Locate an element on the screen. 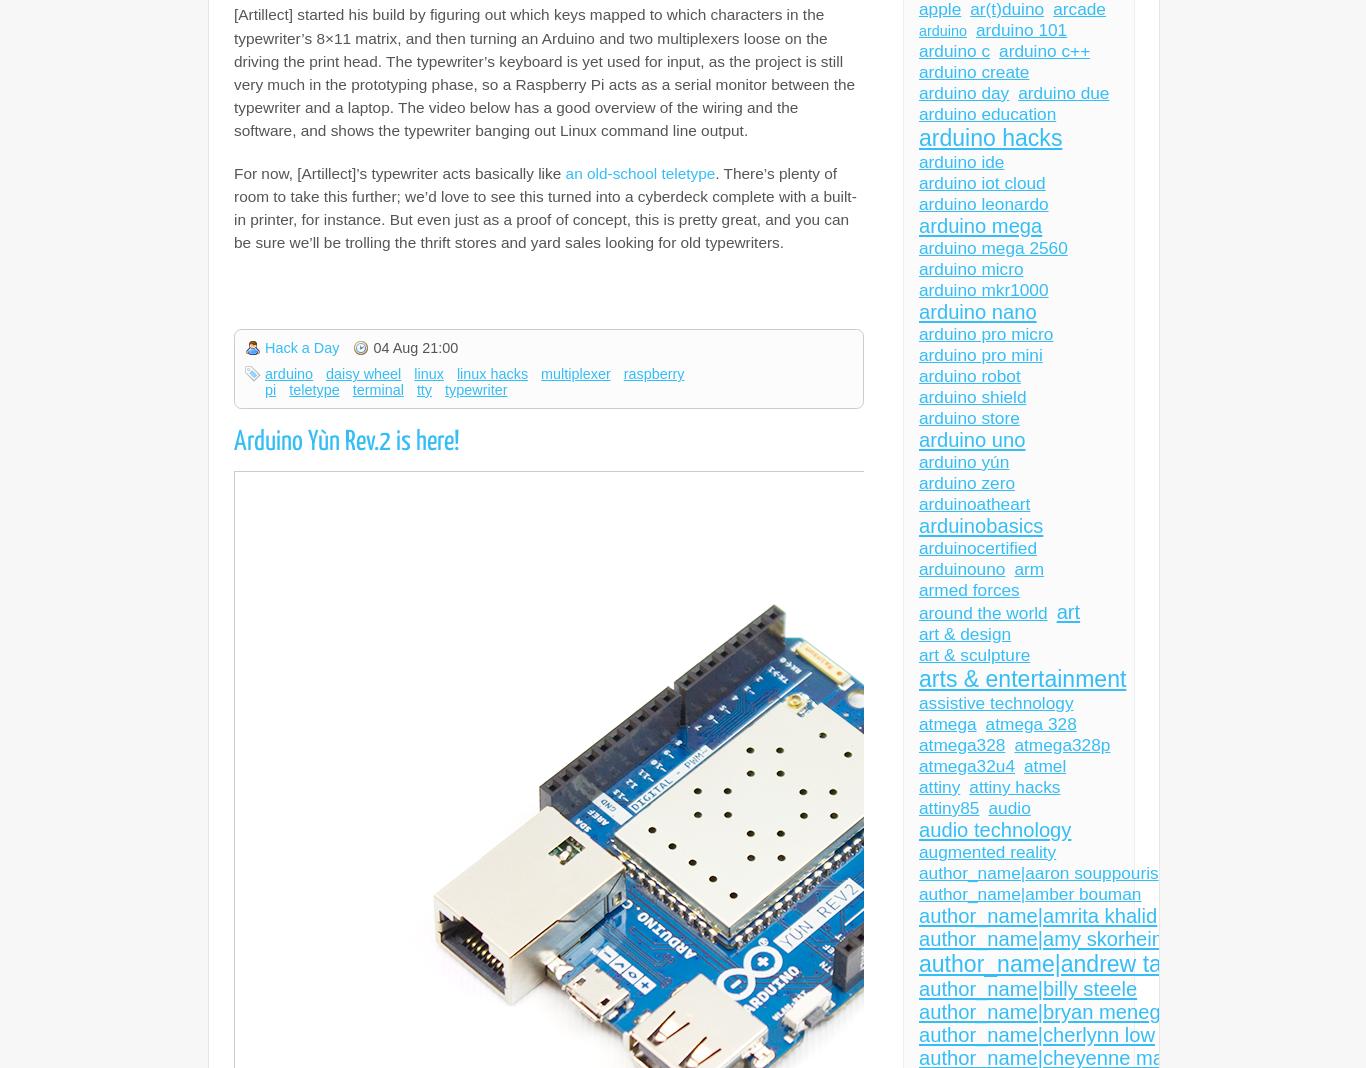 This screenshot has width=1366, height=1068. 'arduino due' is located at coordinates (1017, 92).